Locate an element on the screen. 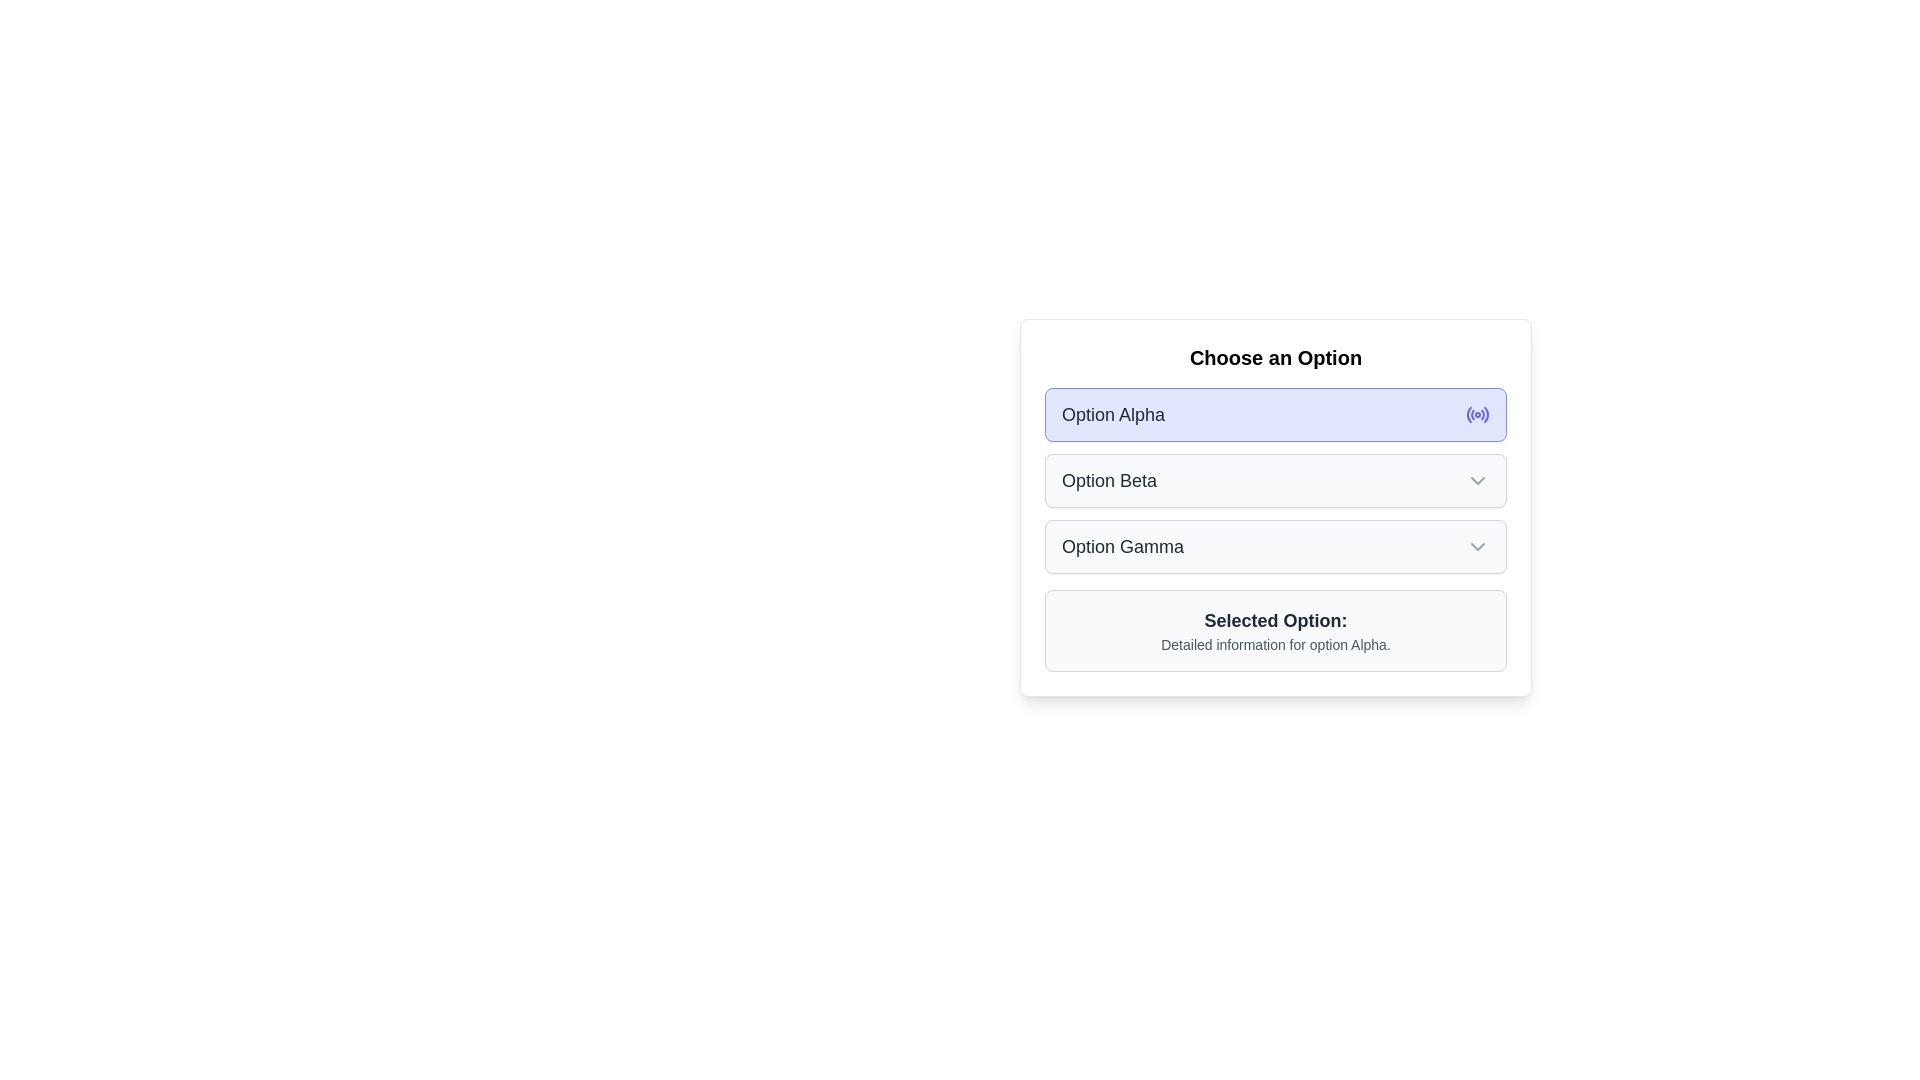 This screenshot has height=1080, width=1920. the second selectable option in the vertically aligned list is located at coordinates (1275, 481).